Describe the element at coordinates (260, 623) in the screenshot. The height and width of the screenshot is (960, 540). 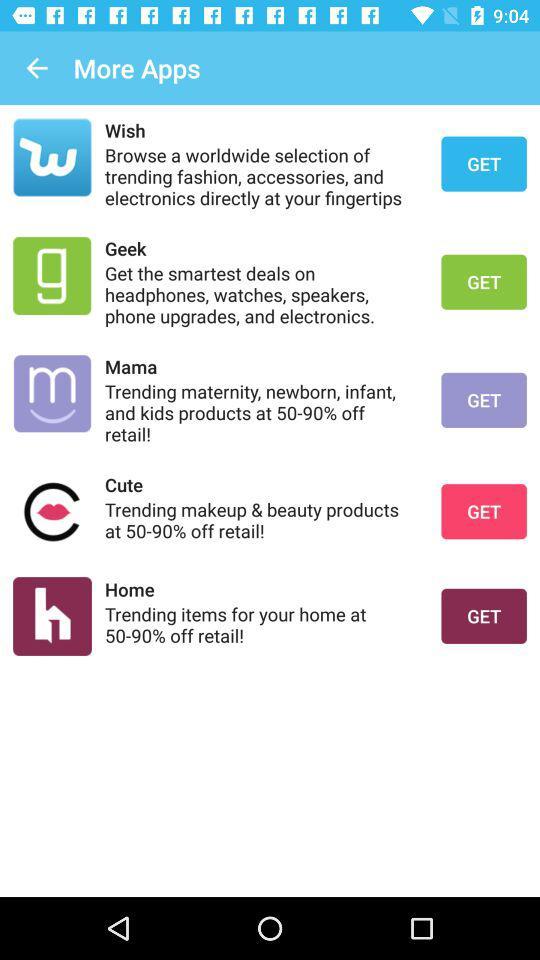
I see `the item to the left of get` at that location.